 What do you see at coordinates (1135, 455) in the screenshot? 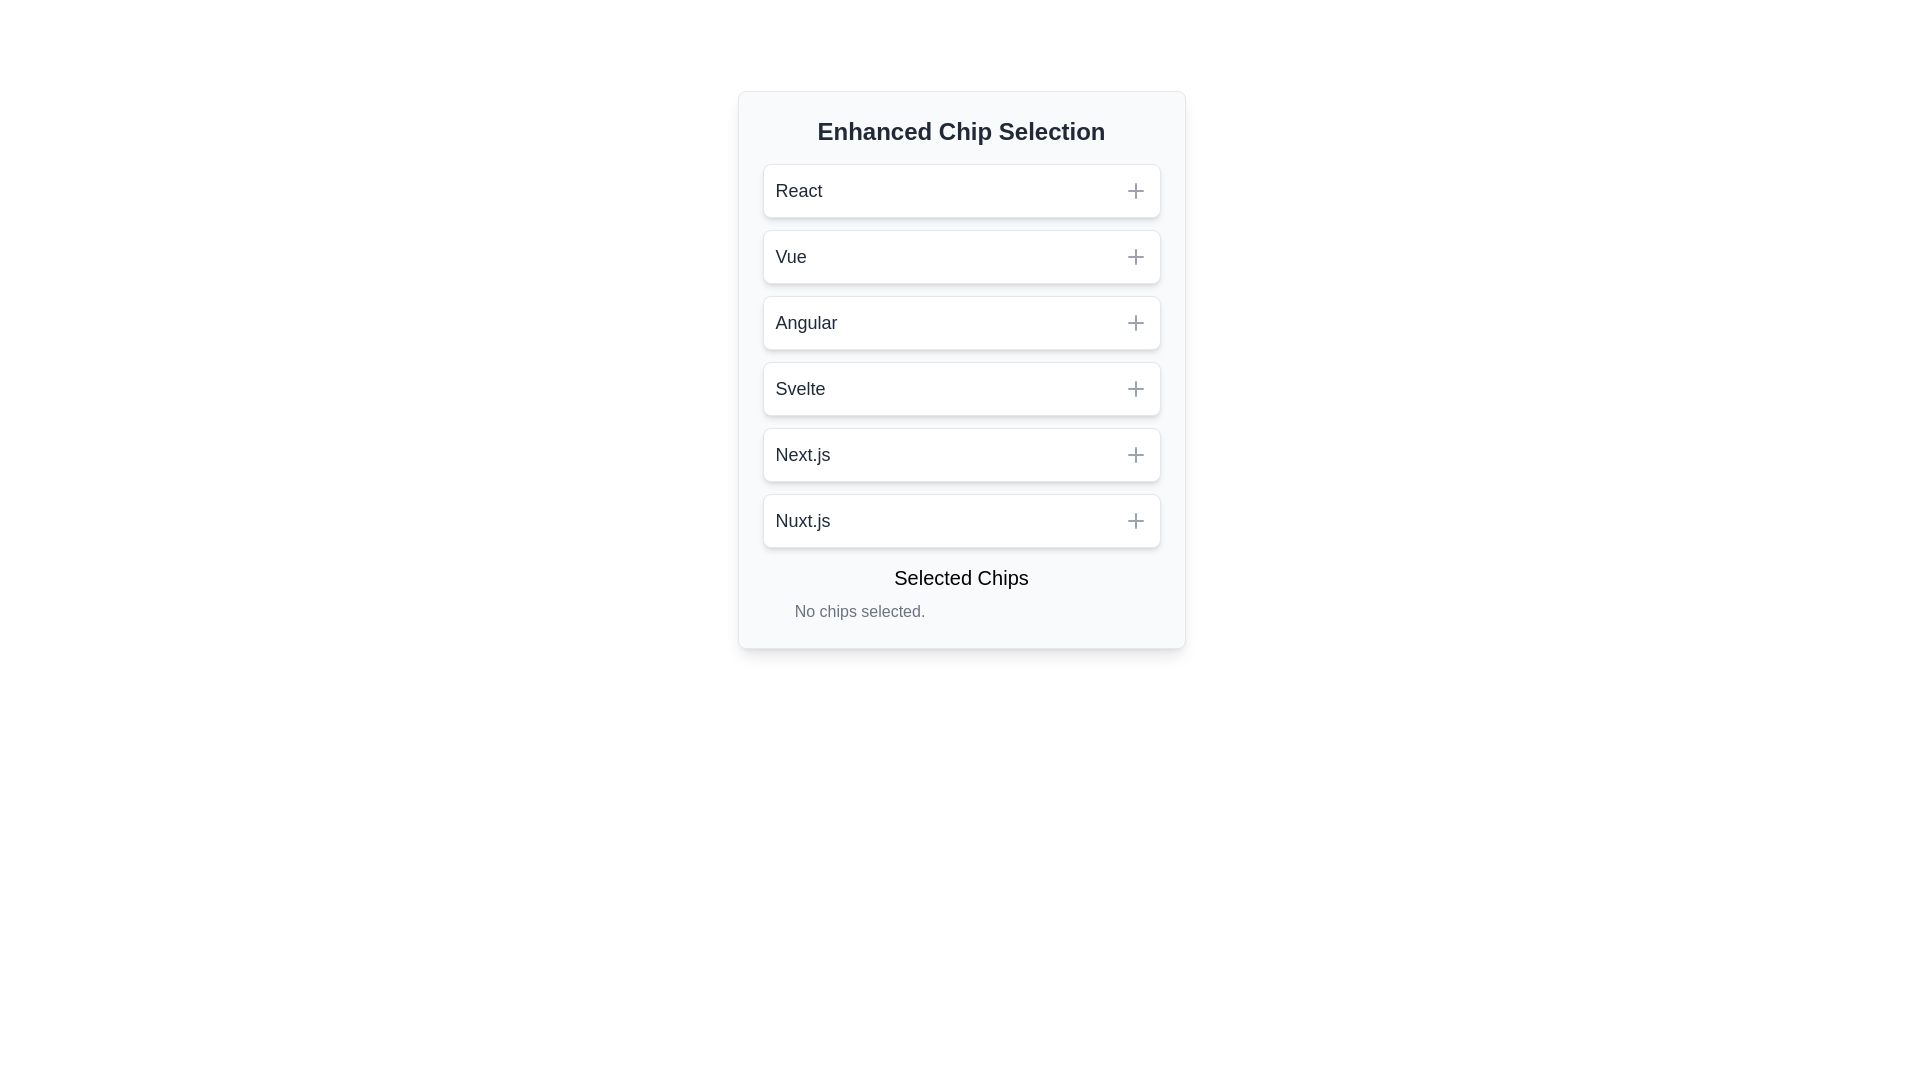
I see `the add icon button located to the far right of the 'Next.js' row in the vertically stacked list` at bounding box center [1135, 455].